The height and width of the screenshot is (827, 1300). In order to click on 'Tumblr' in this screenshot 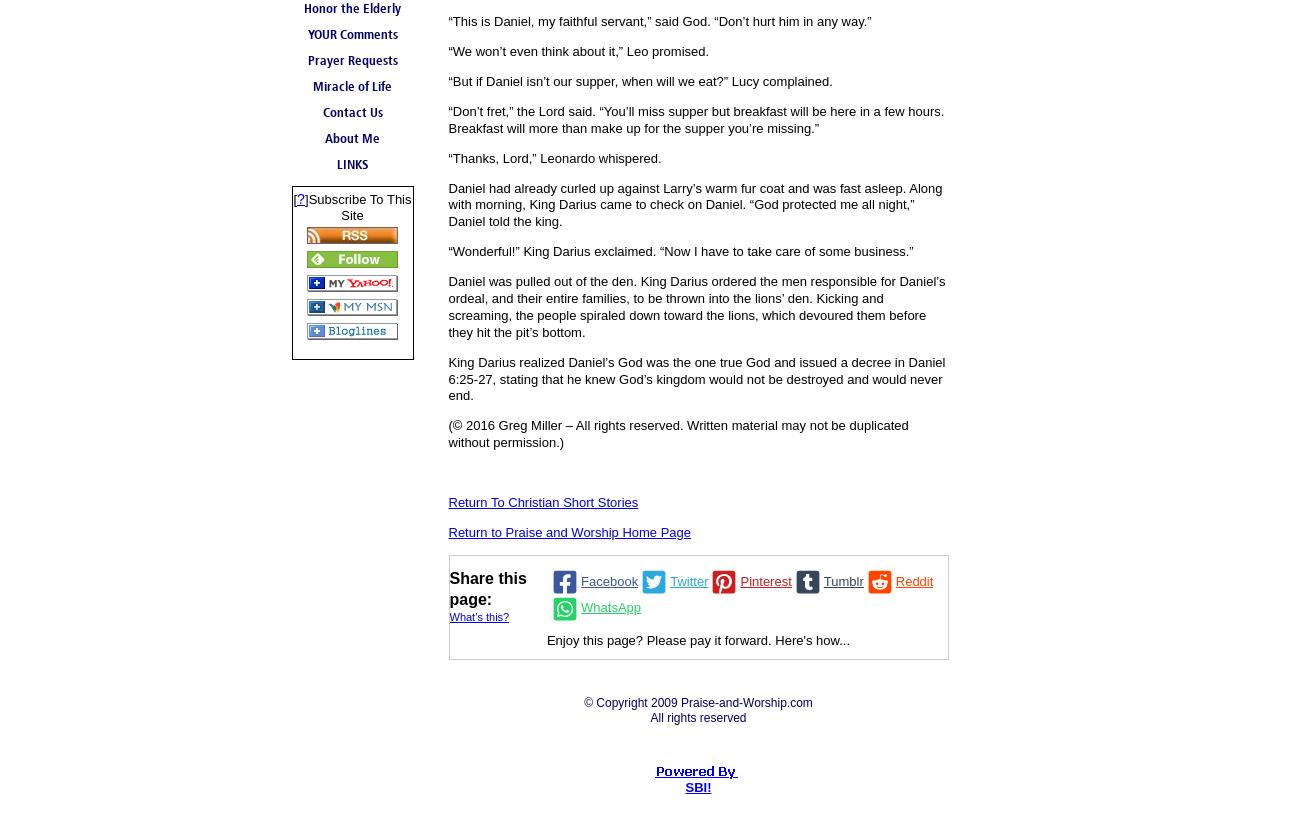, I will do `click(843, 580)`.